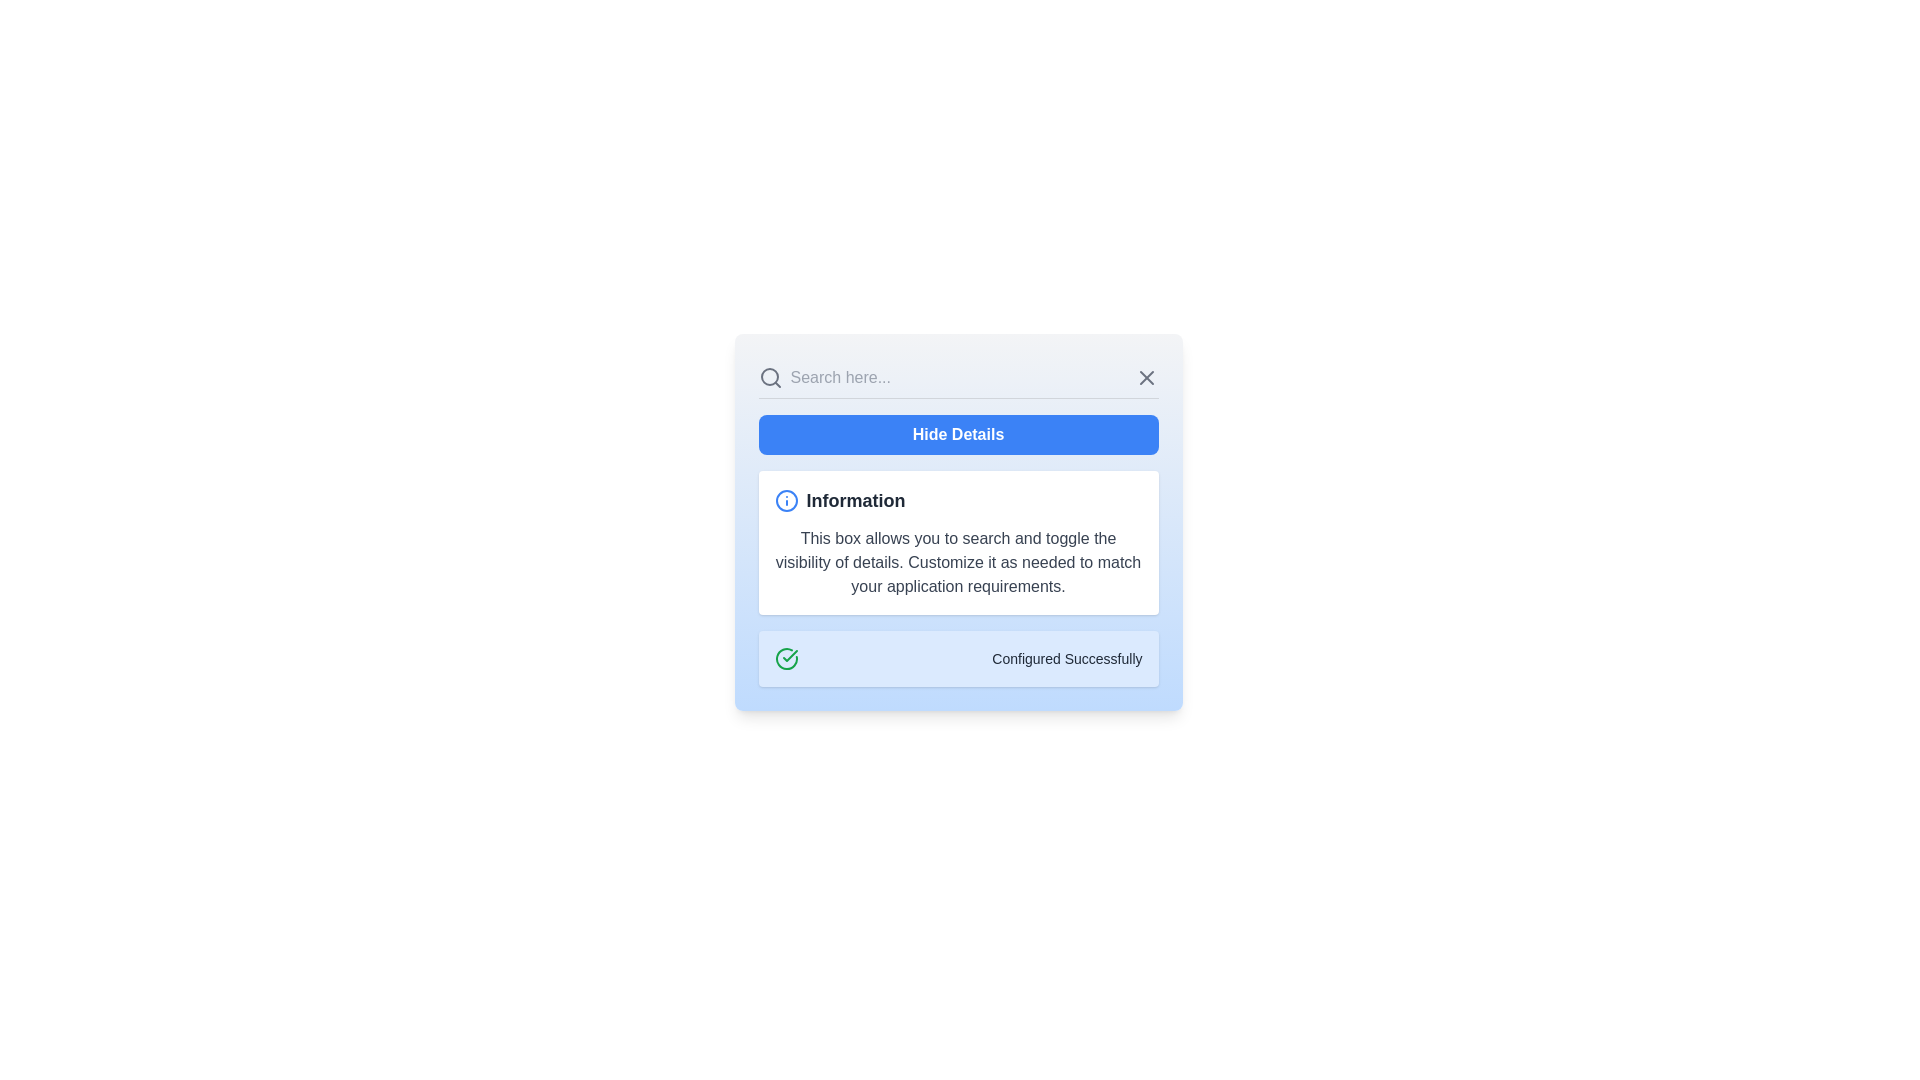 The height and width of the screenshot is (1080, 1920). Describe the element at coordinates (785, 659) in the screenshot. I see `the circular green checkmark icon with a modern outlined design, located to the left of the 'Configured Successfully' text in the blue notification box at the bottom of the interface` at that location.